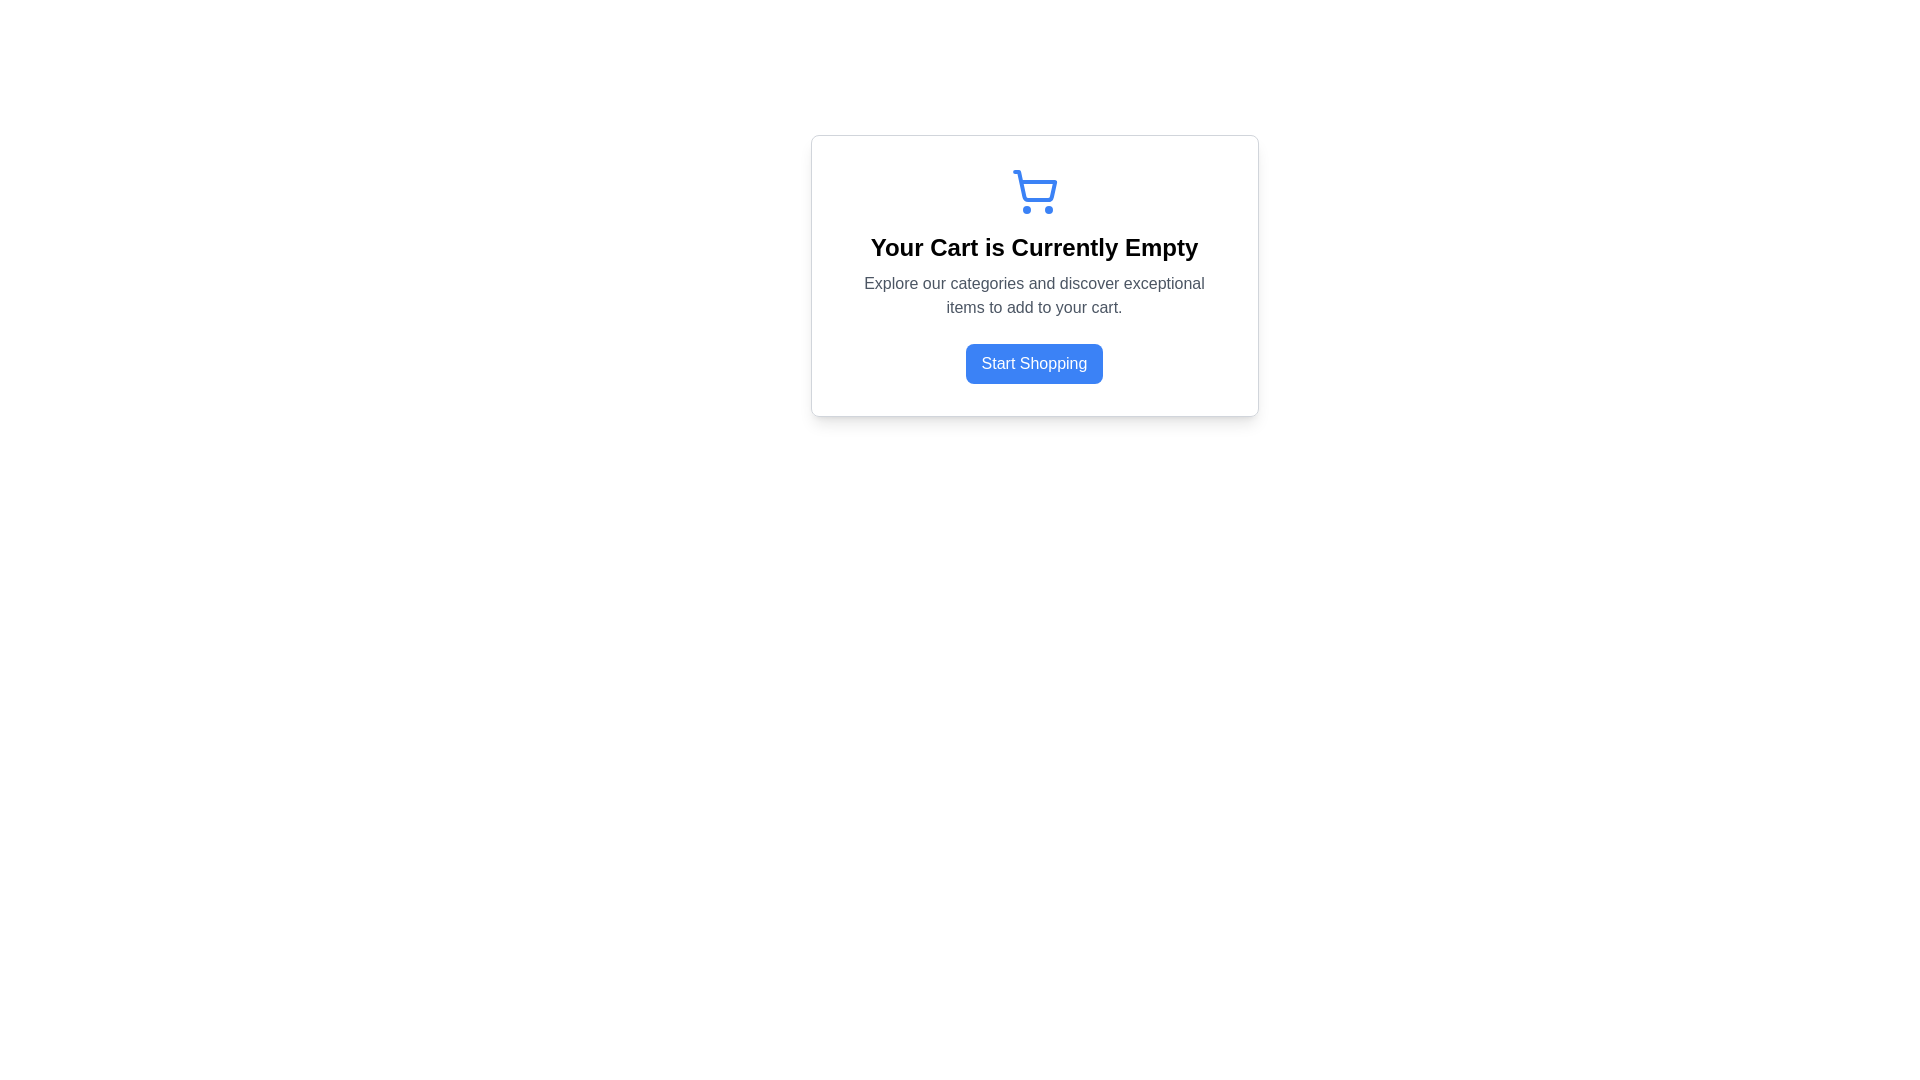 This screenshot has height=1080, width=1920. What do you see at coordinates (1034, 186) in the screenshot?
I see `the shopping cart icon's rectangular body, which is styled with a hollow stroke and simple curves, located above the text 'Your Cart is Currently Empty'` at bounding box center [1034, 186].